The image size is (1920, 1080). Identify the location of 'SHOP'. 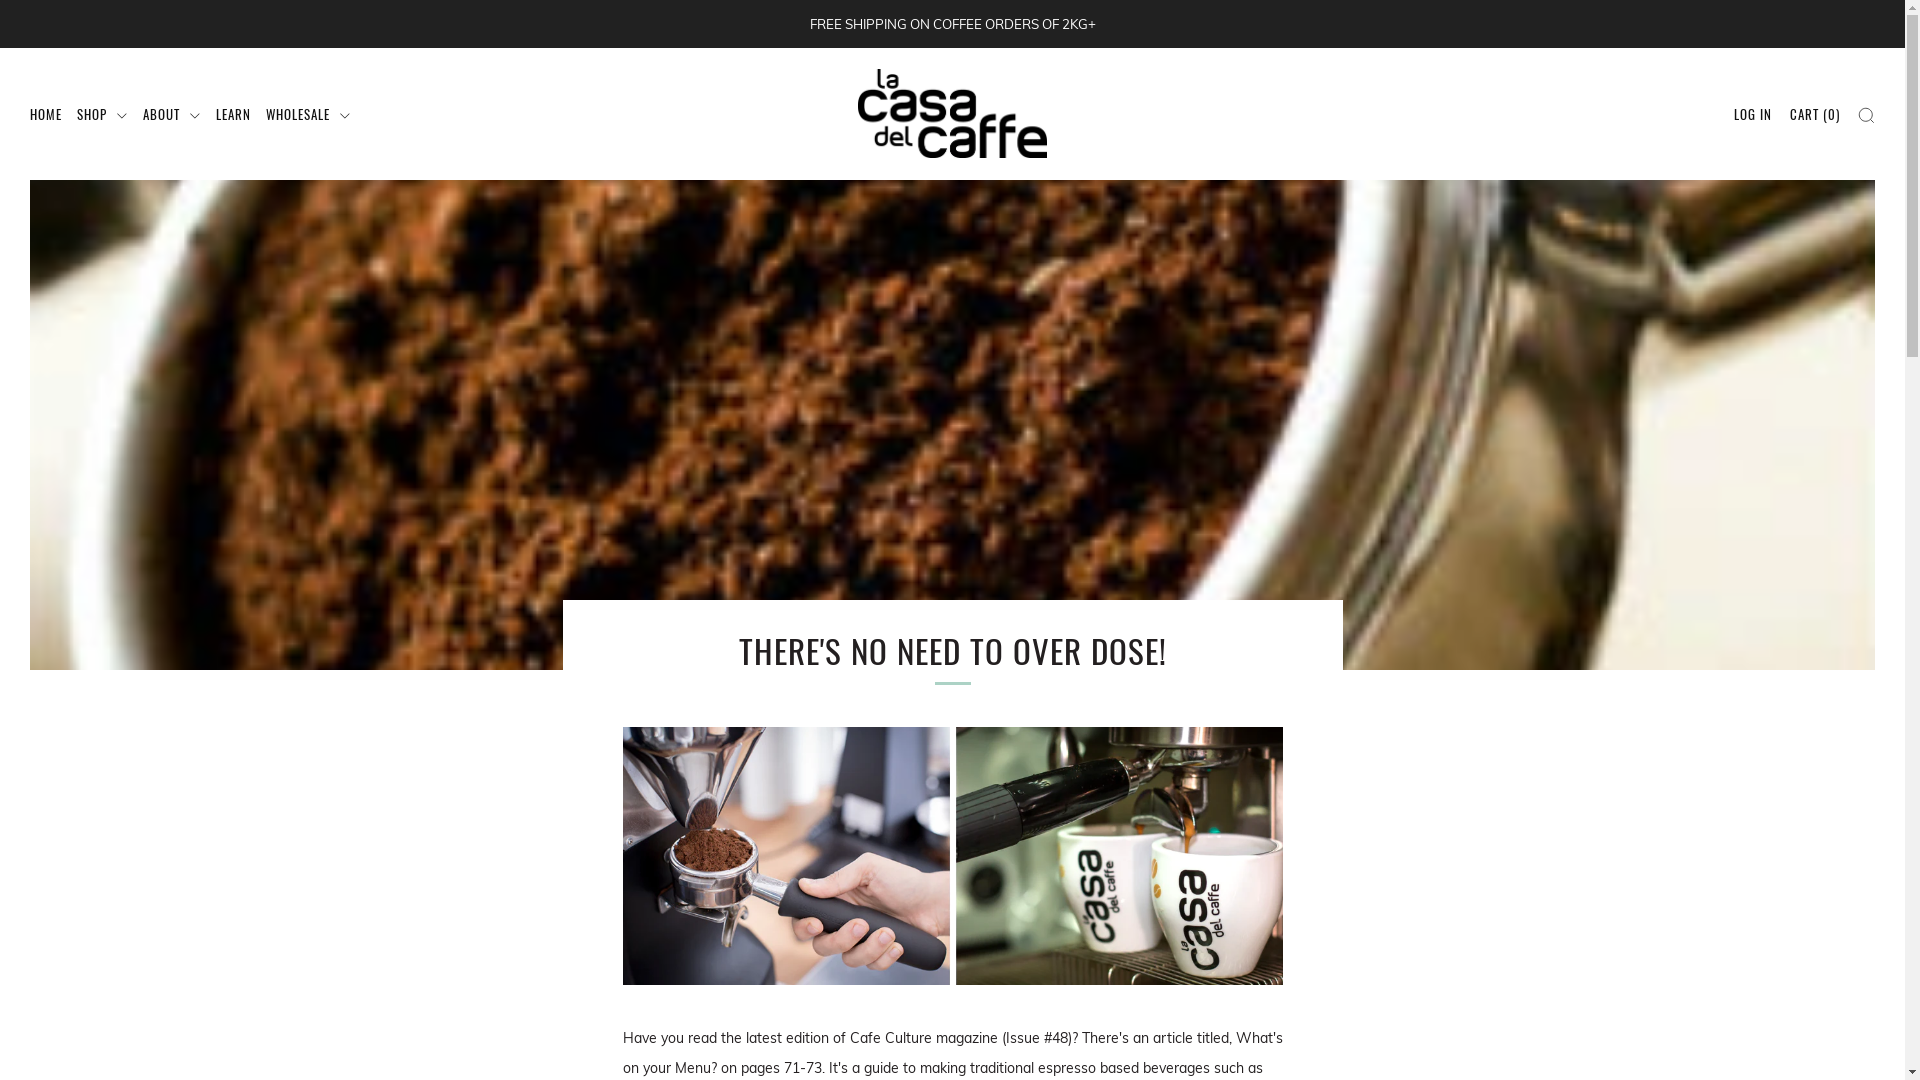
(76, 114).